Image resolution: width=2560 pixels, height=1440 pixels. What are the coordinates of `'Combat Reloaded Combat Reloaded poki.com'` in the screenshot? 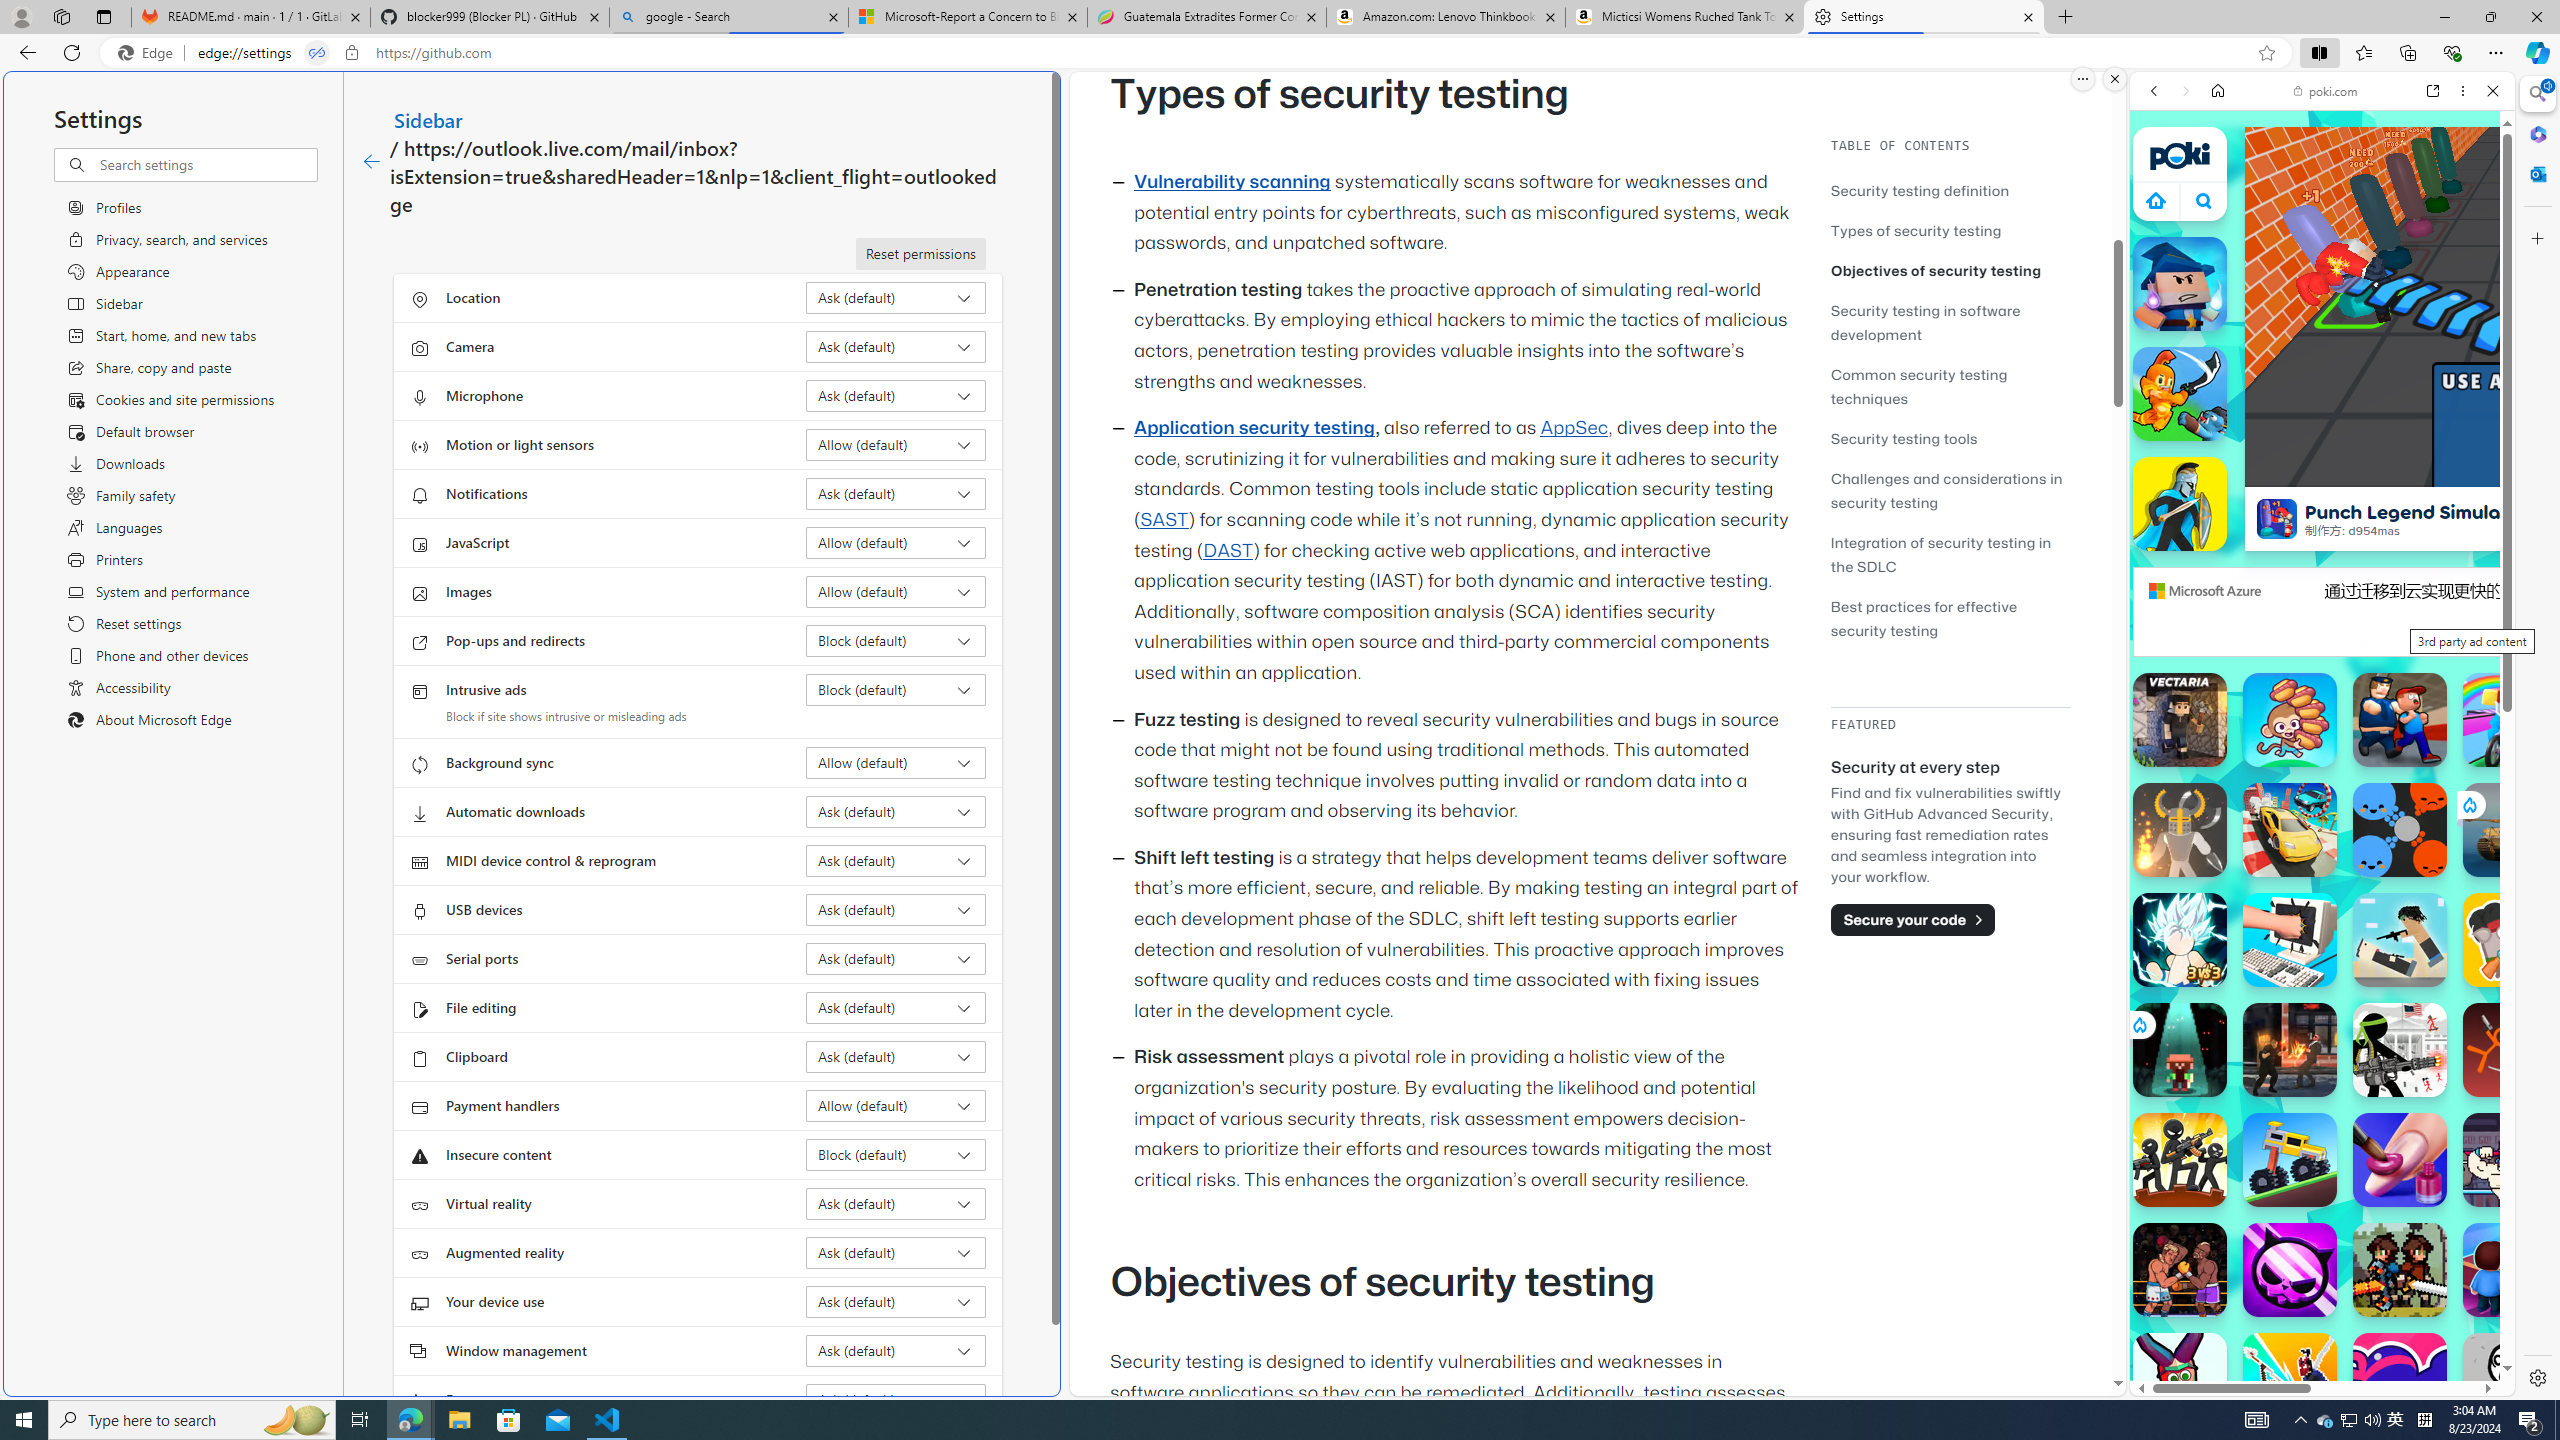 It's located at (2372, 964).